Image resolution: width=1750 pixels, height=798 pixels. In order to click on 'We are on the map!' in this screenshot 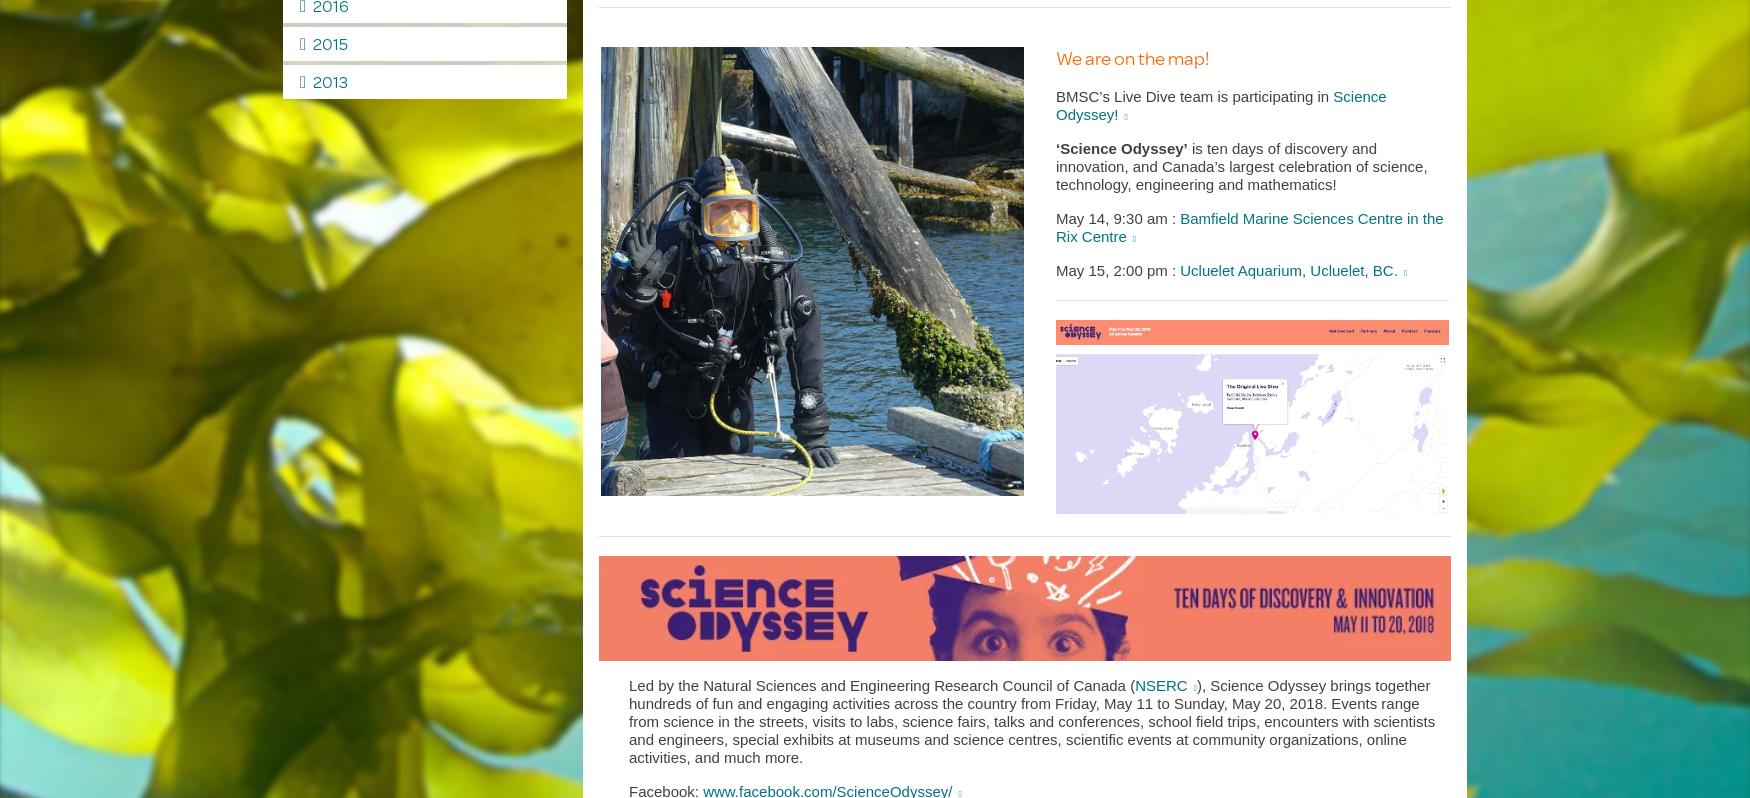, I will do `click(1131, 57)`.